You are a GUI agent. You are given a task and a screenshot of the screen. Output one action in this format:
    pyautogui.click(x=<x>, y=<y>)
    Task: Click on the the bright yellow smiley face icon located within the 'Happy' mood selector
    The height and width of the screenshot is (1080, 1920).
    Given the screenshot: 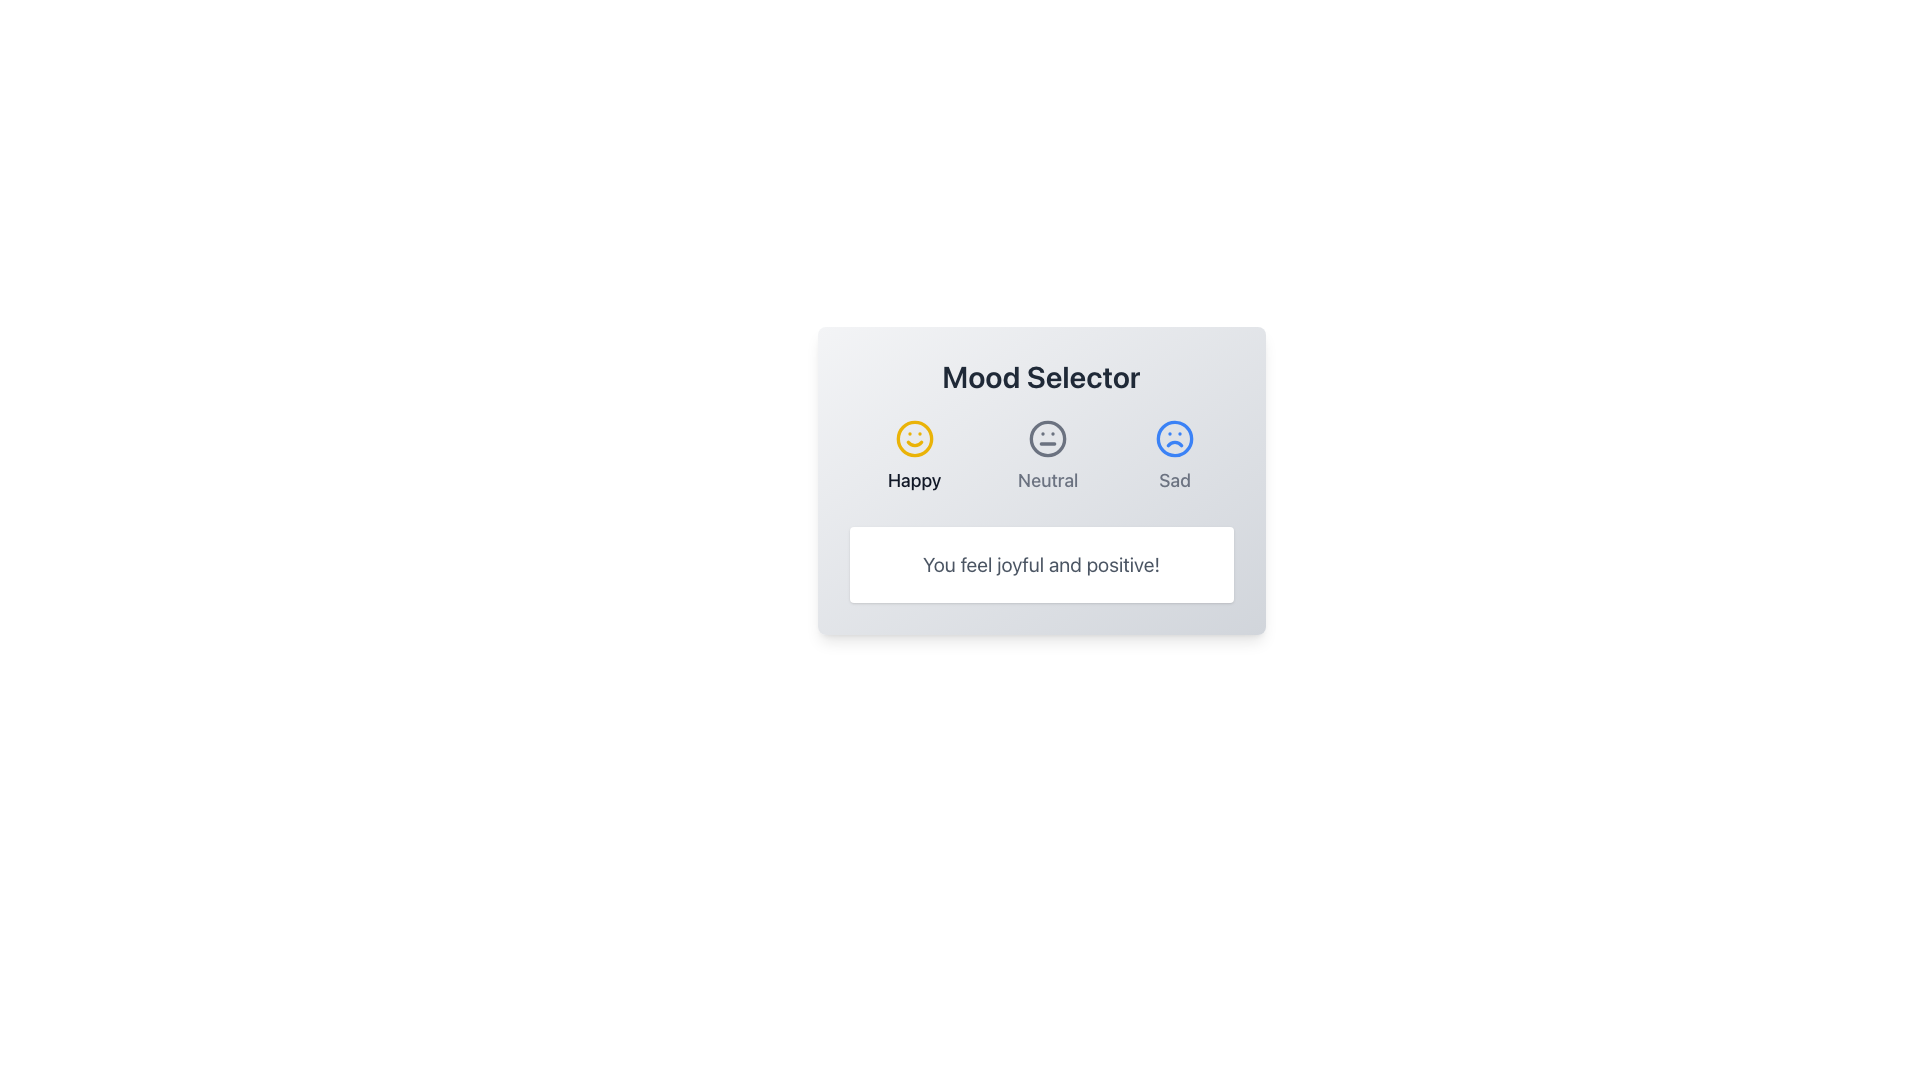 What is the action you would take?
    pyautogui.click(x=913, y=438)
    